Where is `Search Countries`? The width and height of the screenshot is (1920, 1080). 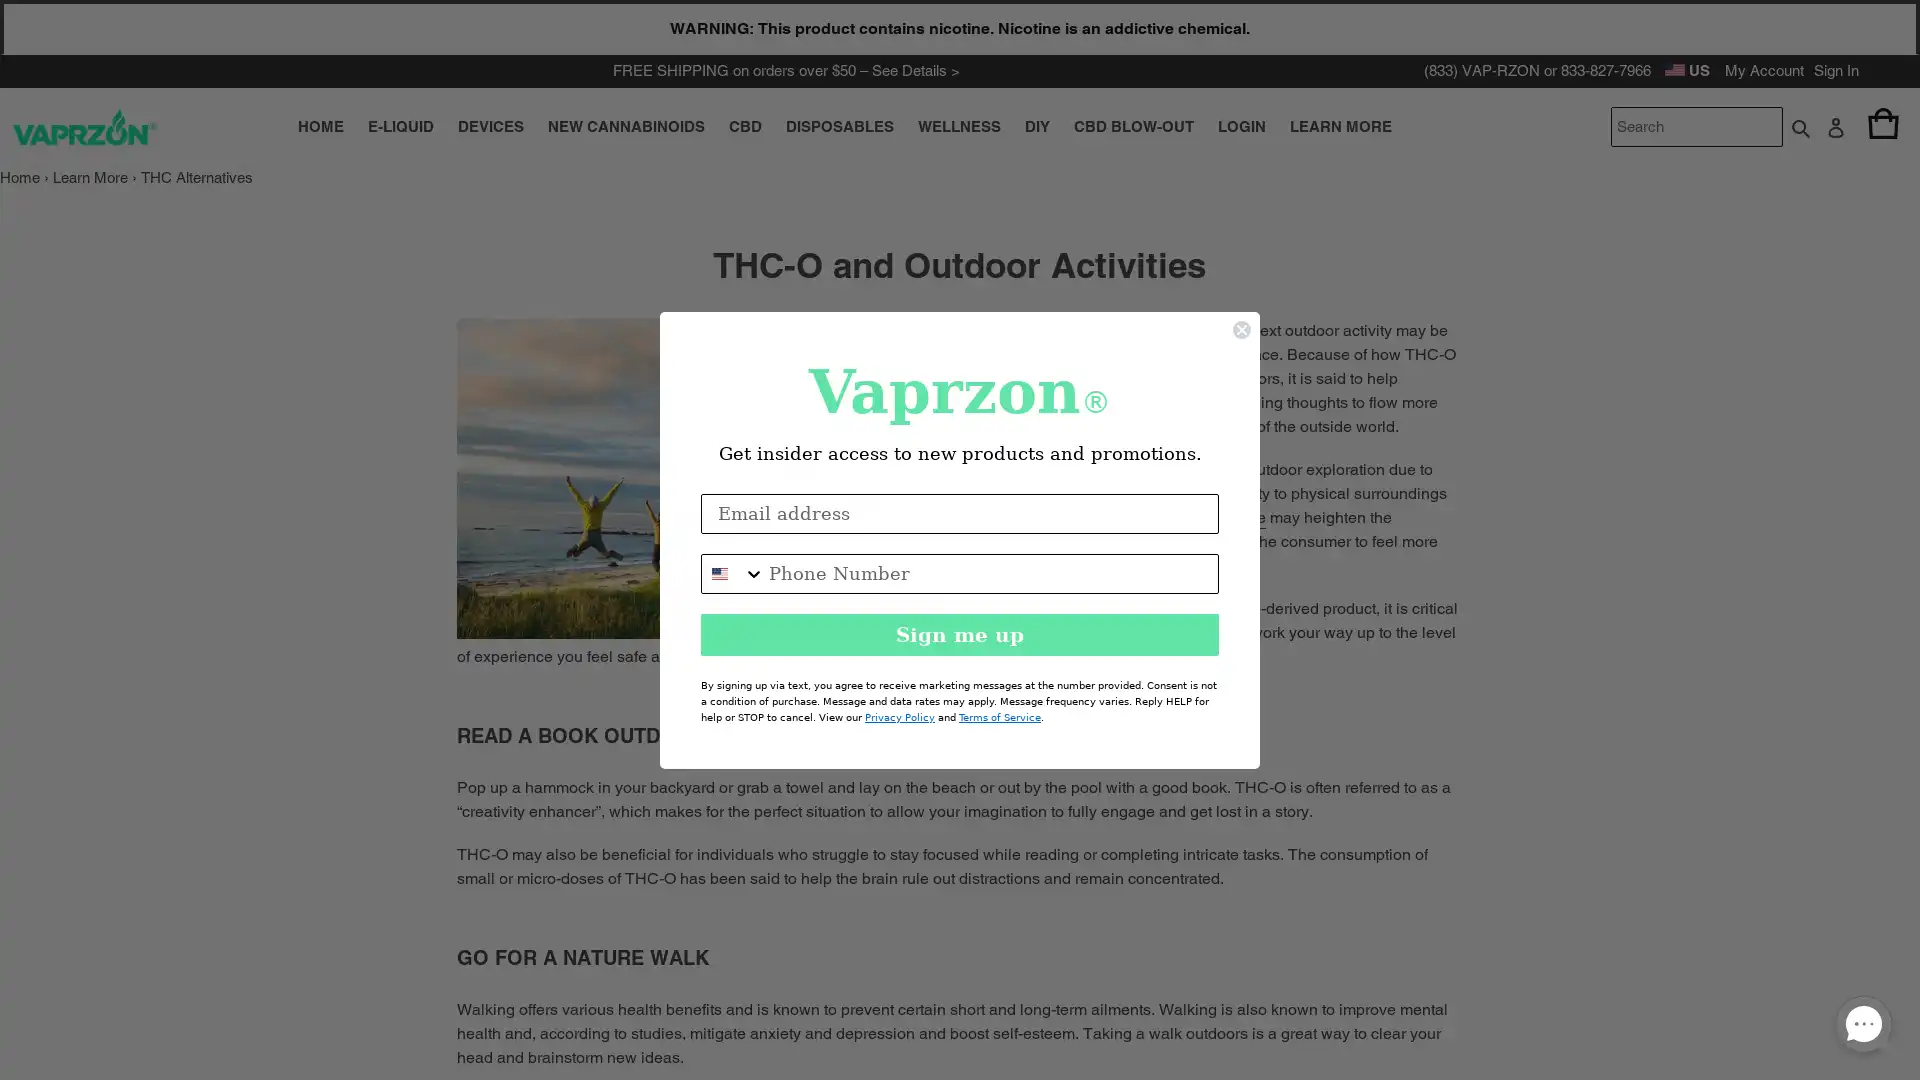 Search Countries is located at coordinates (734, 573).